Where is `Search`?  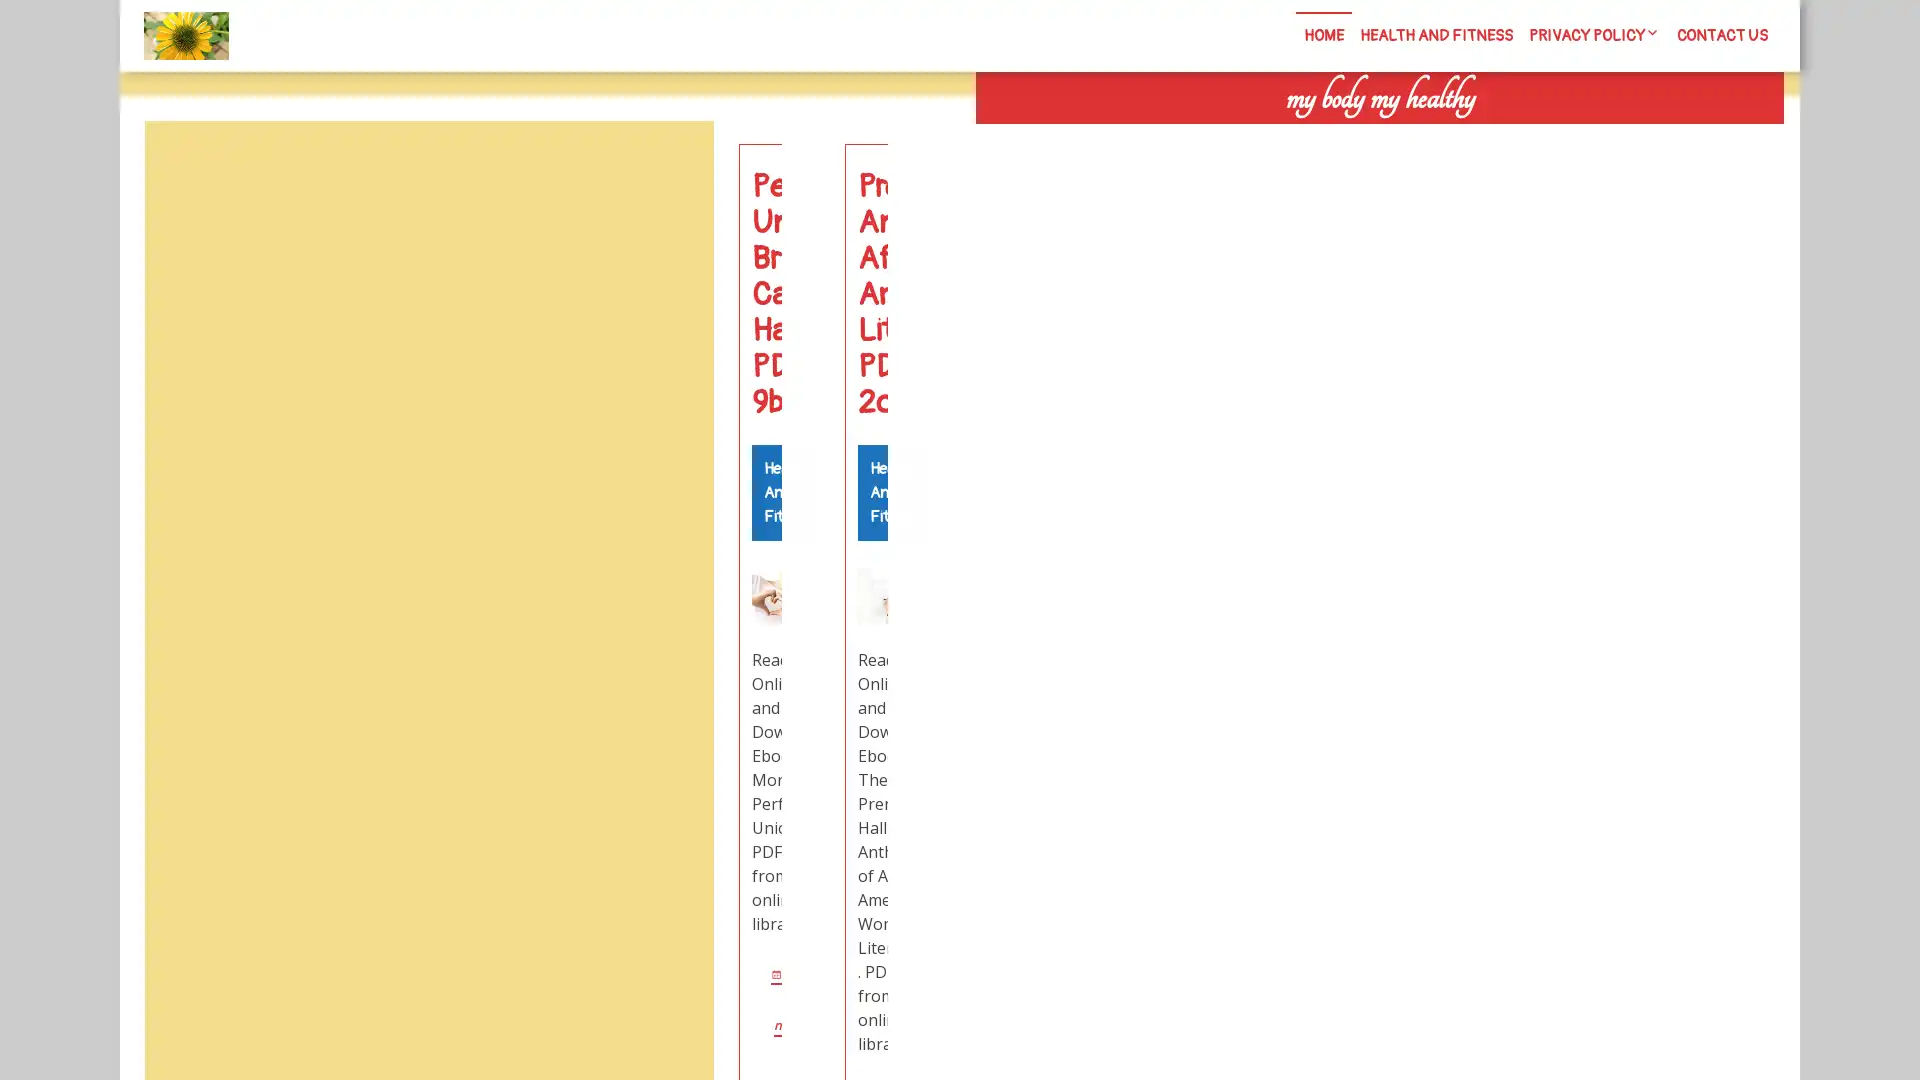
Search is located at coordinates (1557, 140).